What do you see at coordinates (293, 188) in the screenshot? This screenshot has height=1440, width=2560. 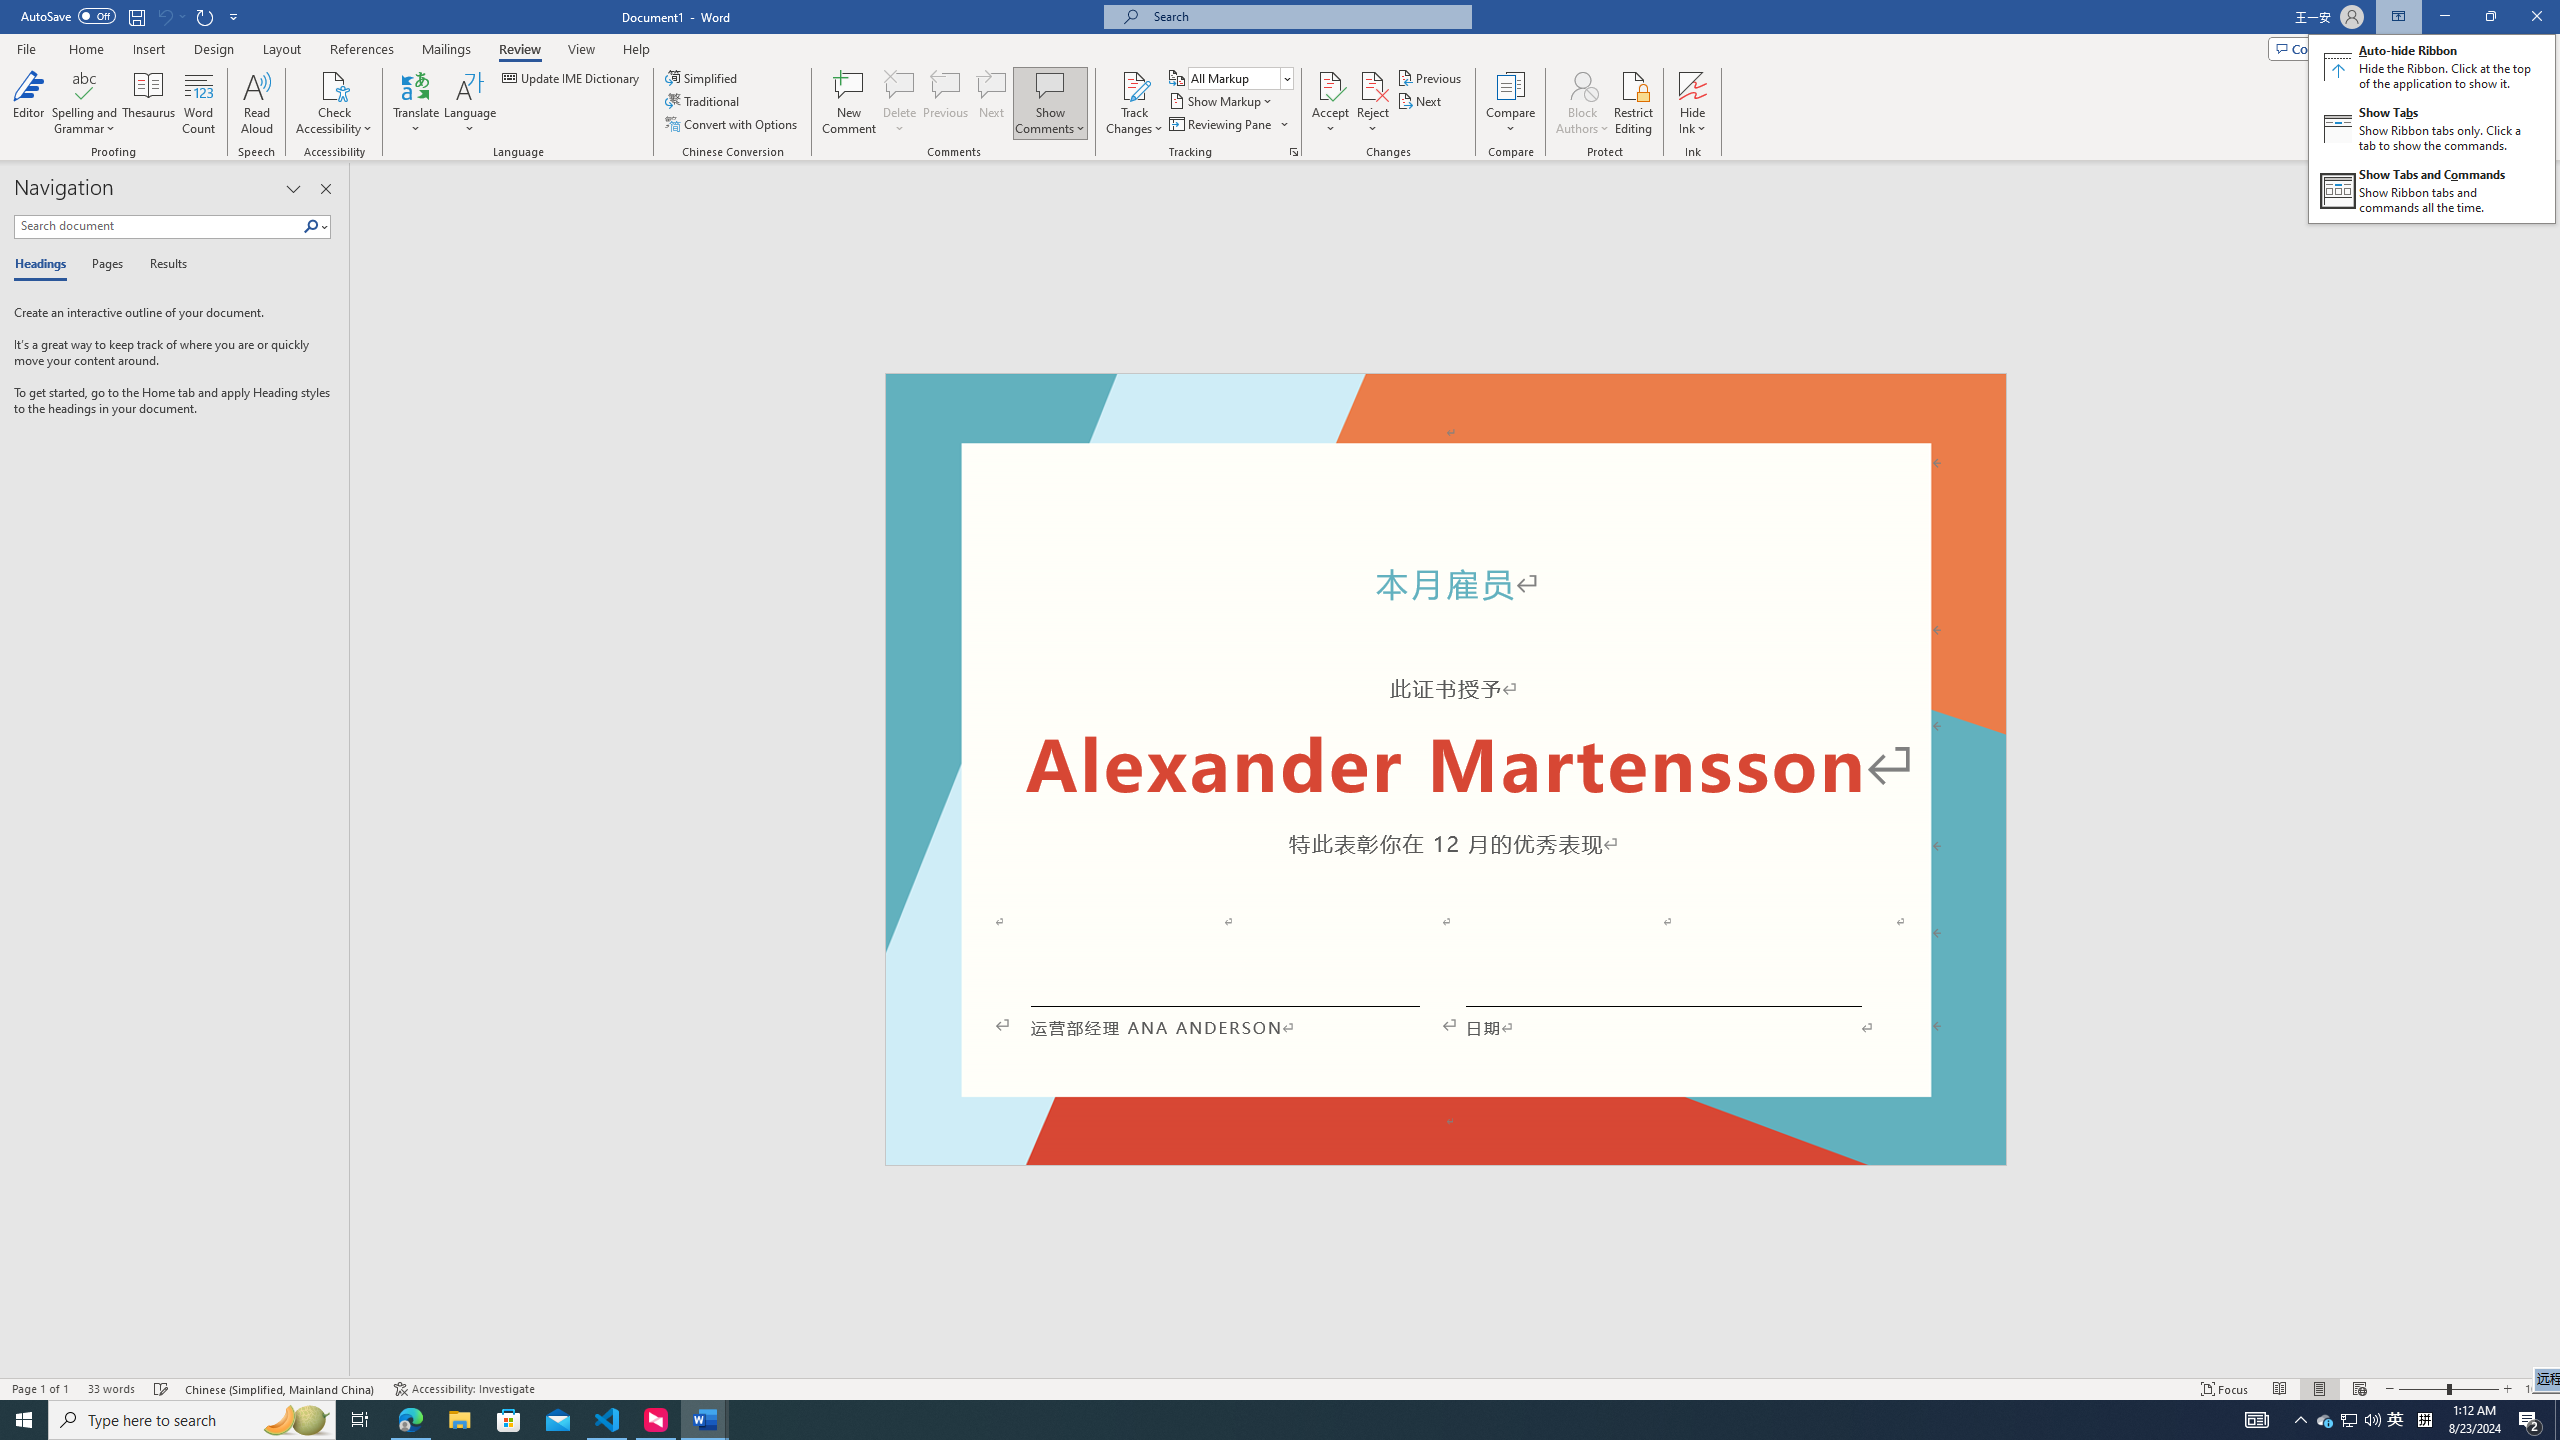 I see `'Task Pane Options'` at bounding box center [293, 188].